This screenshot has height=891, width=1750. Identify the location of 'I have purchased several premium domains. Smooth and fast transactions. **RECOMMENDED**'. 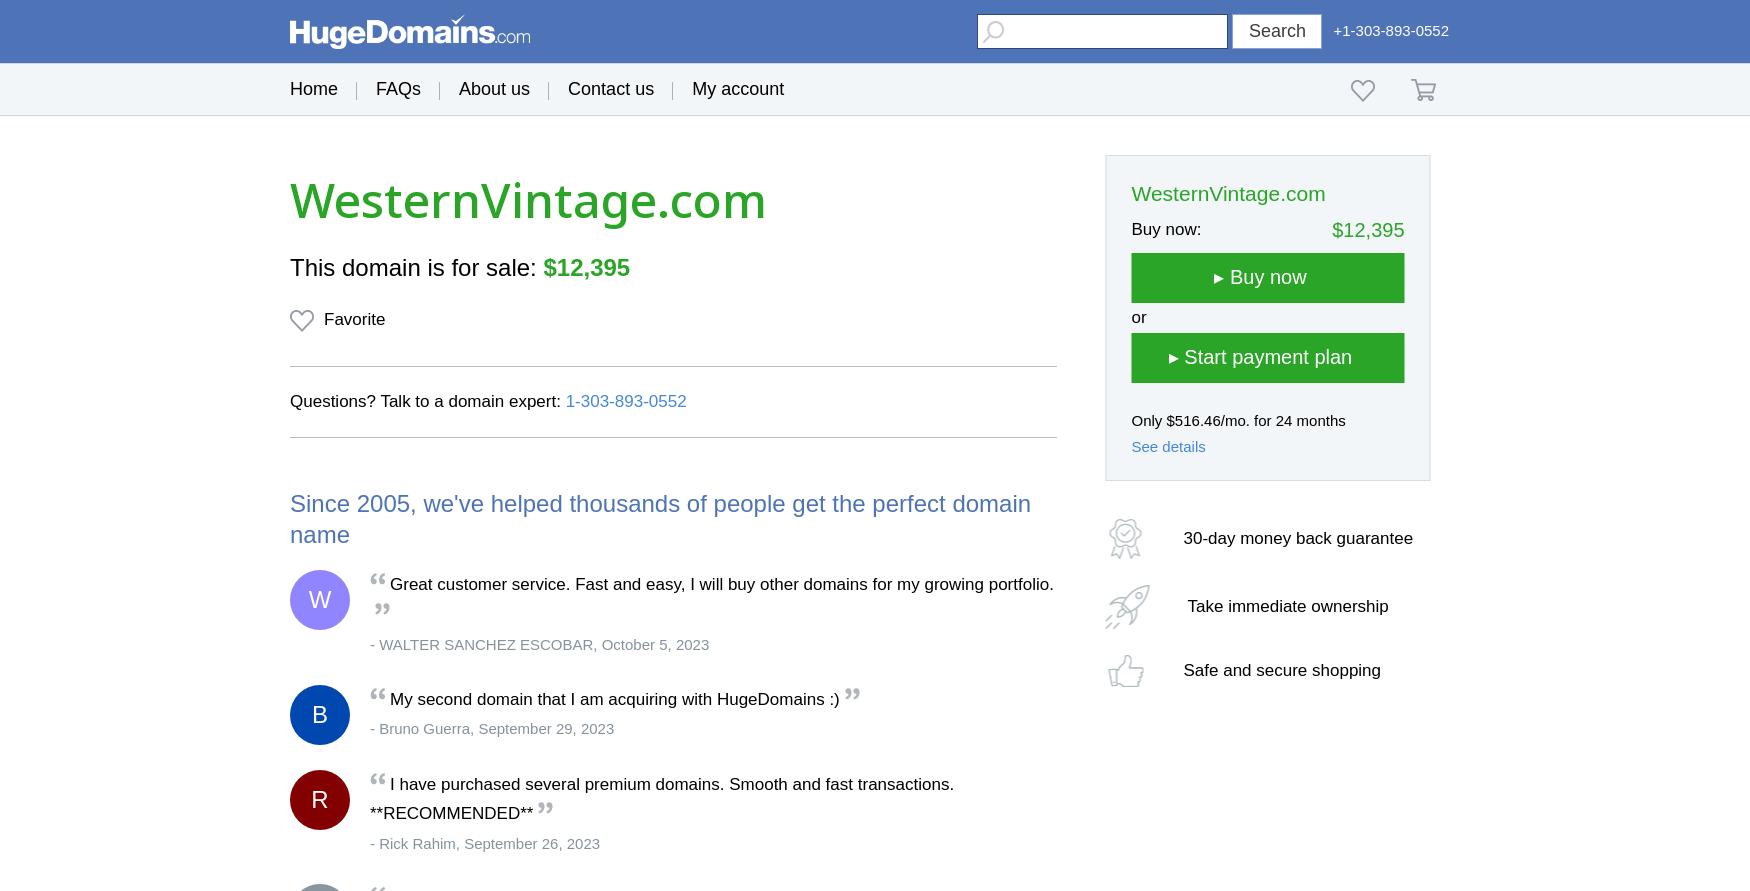
(369, 798).